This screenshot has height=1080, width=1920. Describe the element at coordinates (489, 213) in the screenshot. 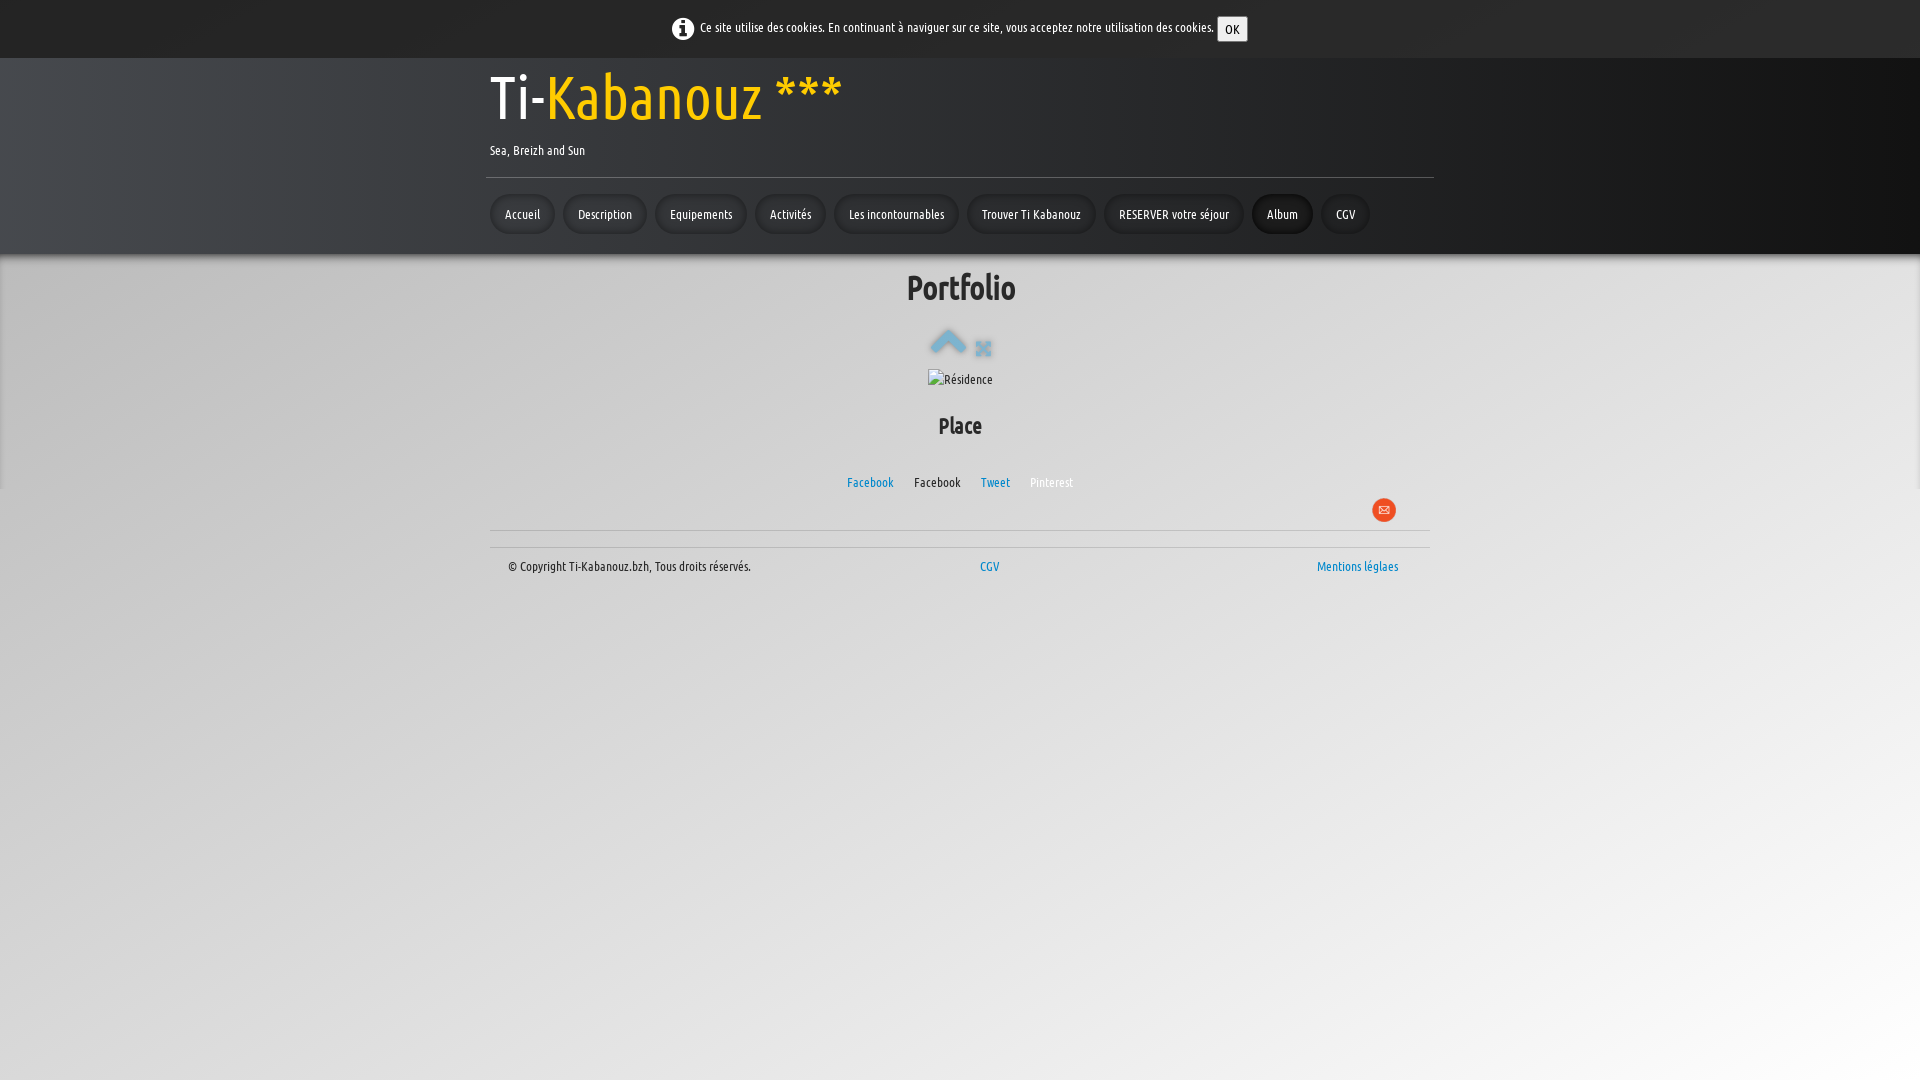

I see `'Accueil'` at that location.